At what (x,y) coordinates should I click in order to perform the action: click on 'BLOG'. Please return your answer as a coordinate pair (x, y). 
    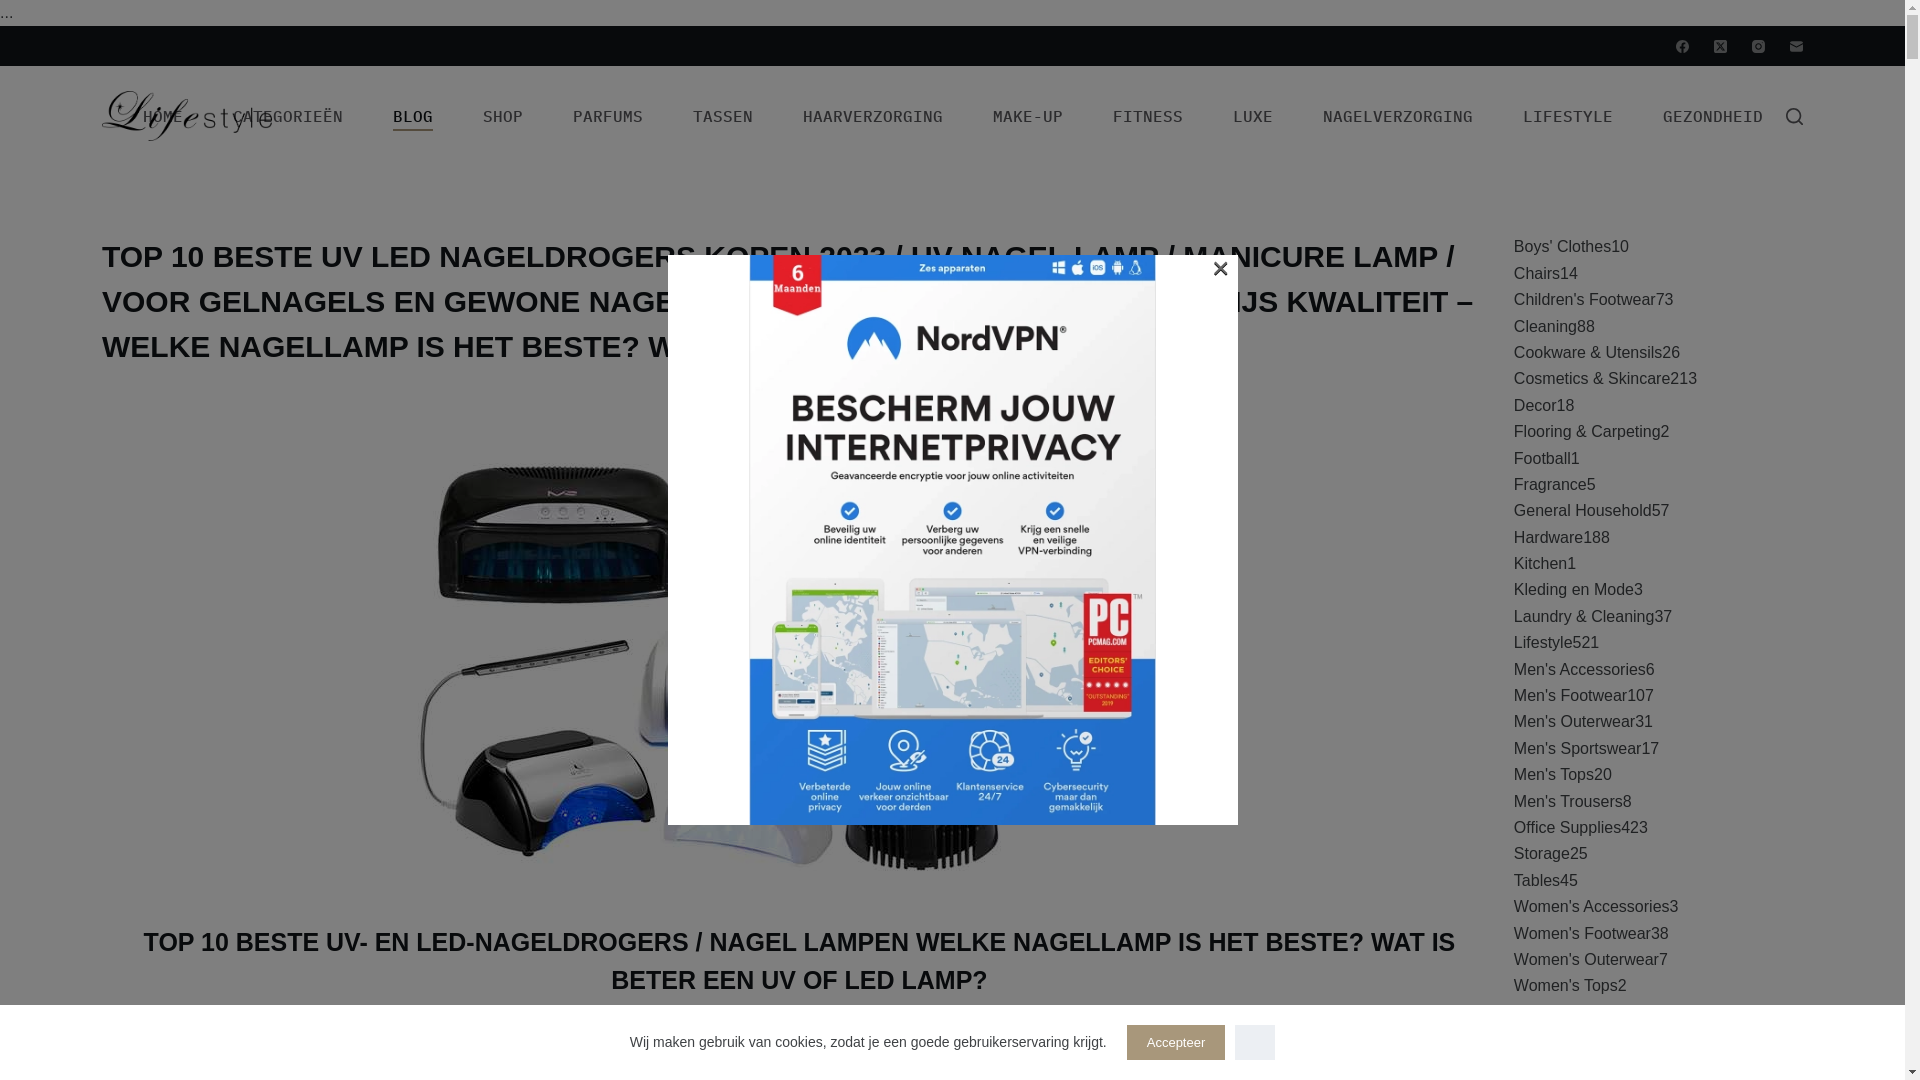
    Looking at the image, I should click on (368, 115).